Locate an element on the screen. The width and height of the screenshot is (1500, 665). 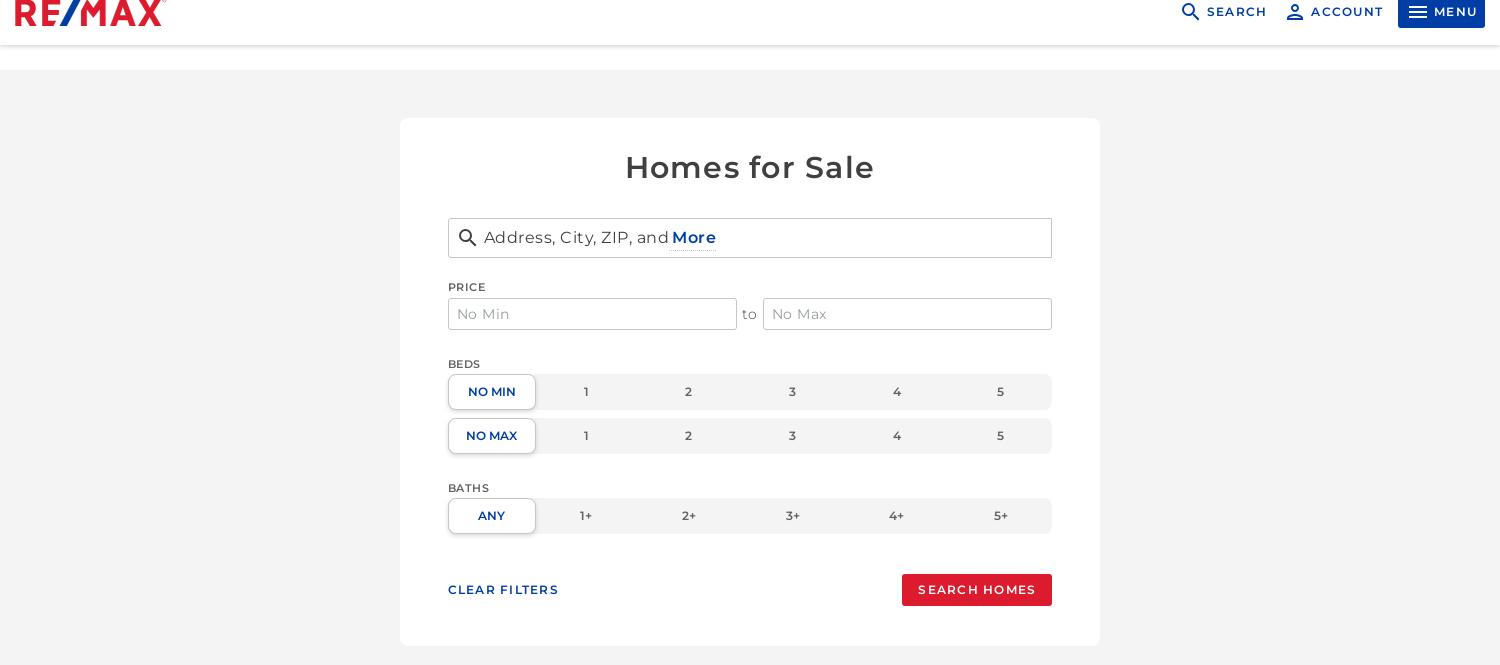
'4+' is located at coordinates (889, 515).